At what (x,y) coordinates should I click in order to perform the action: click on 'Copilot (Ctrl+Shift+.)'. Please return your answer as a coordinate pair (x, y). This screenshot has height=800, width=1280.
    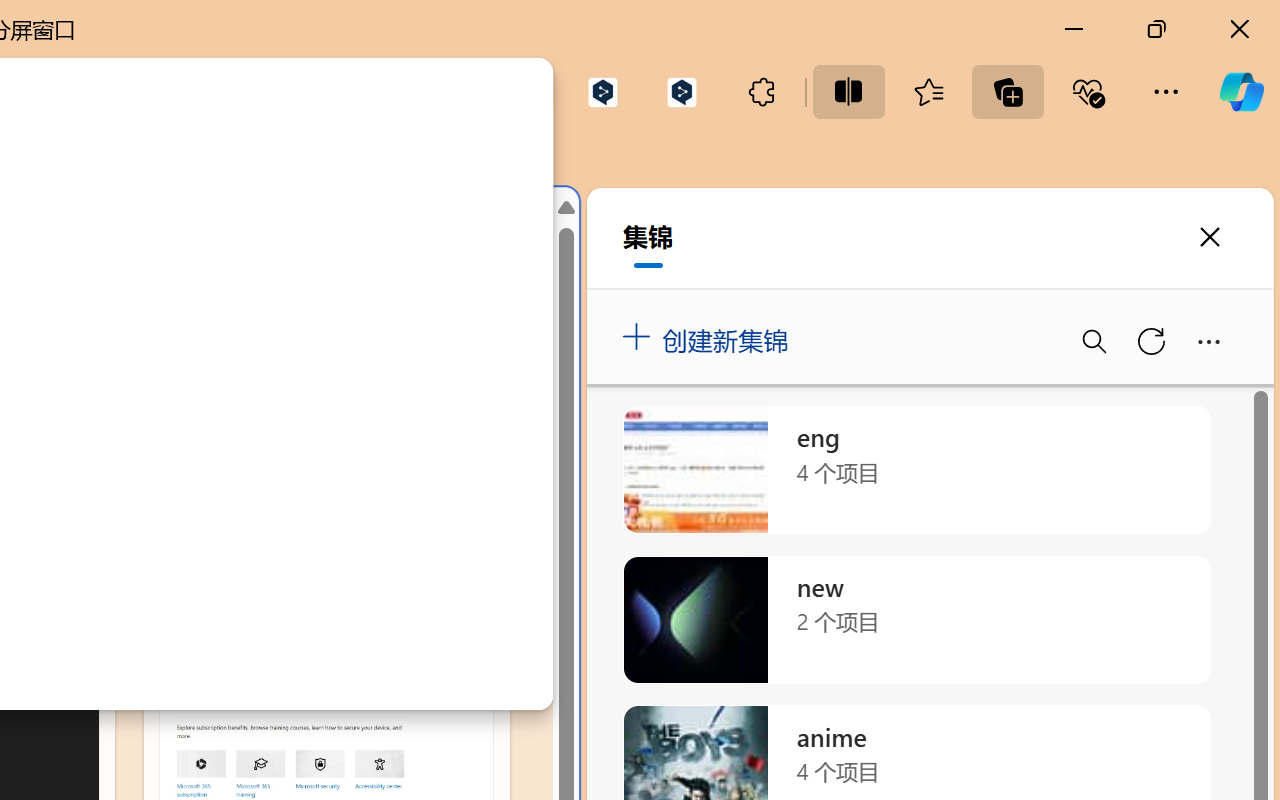
    Looking at the image, I should click on (1240, 91).